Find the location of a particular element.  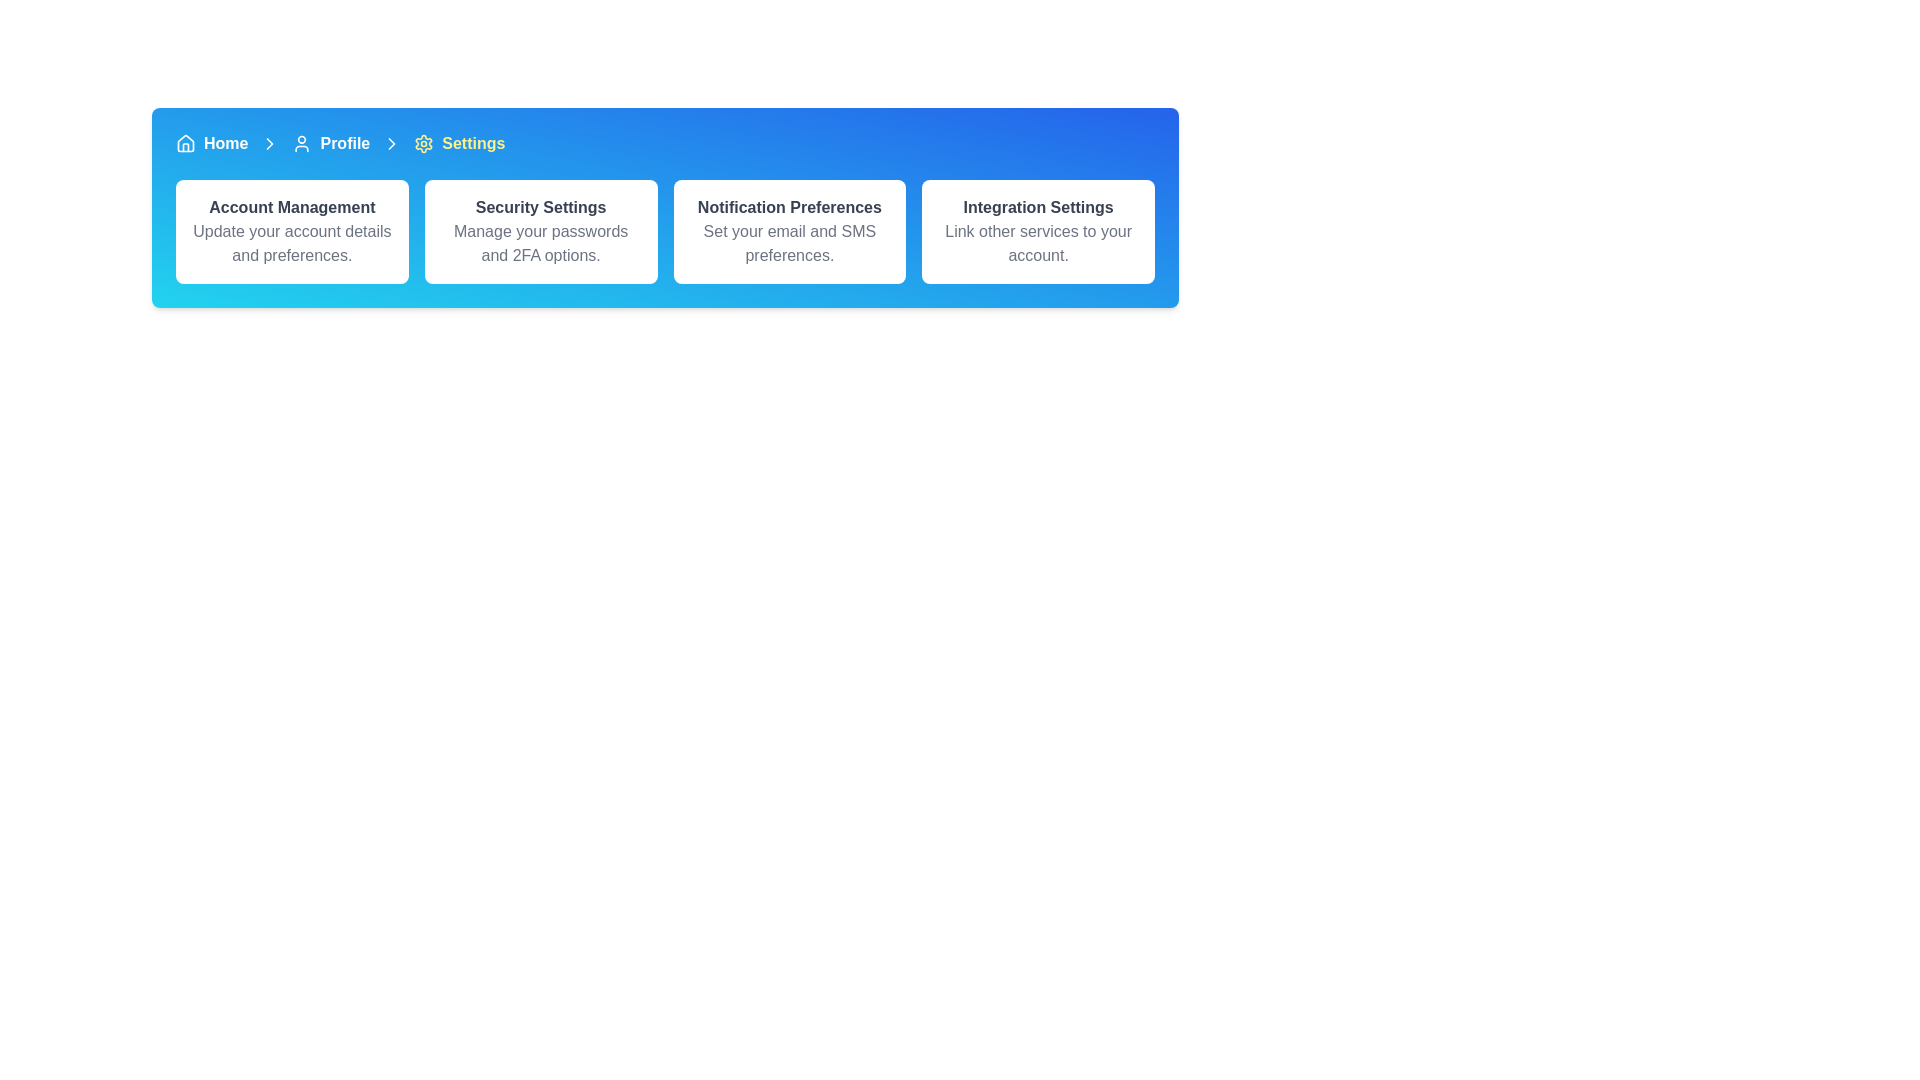

the 'Home' navigation element, which consists of a house icon and bold white text on a blue background is located at coordinates (212, 142).